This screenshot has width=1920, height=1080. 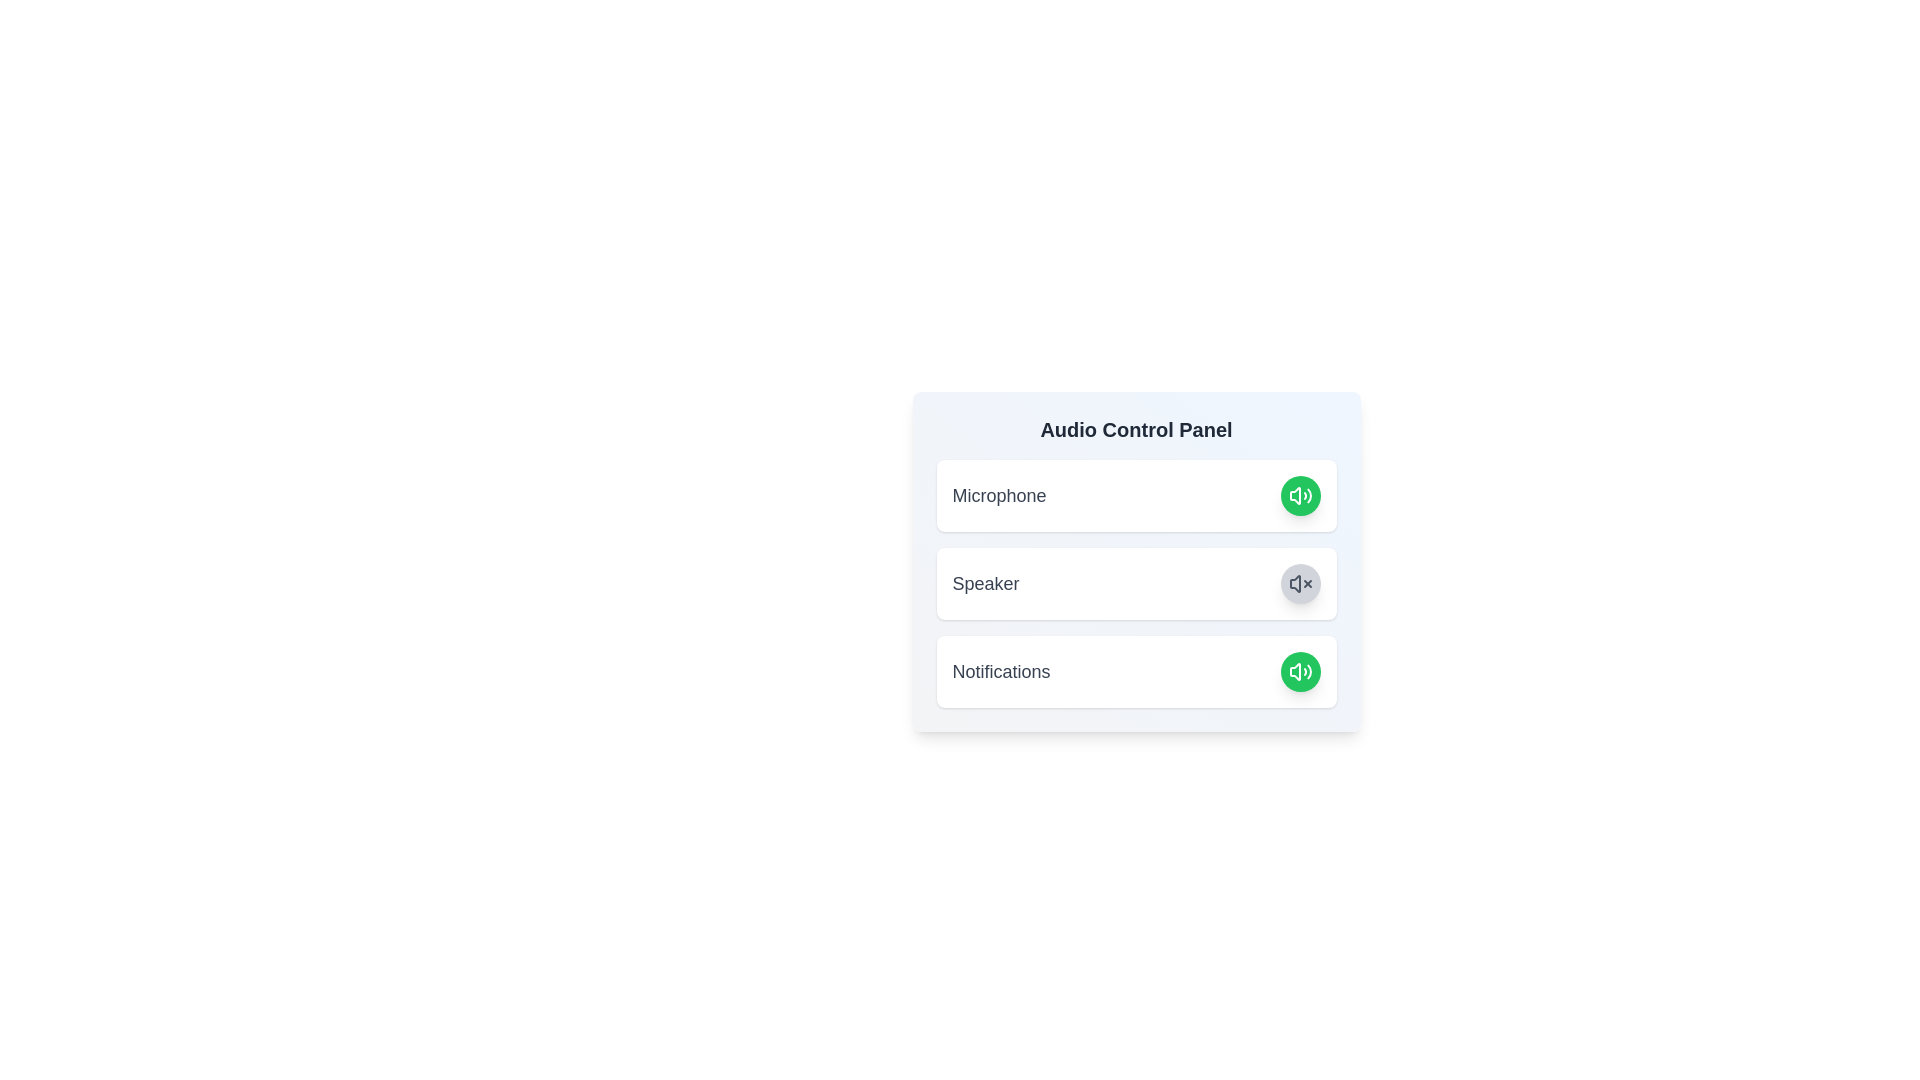 I want to click on the static text label titled 'Audio Control Panel', which is a bold, centered header displayed in dark gray on a light gradient background, so click(x=1136, y=428).